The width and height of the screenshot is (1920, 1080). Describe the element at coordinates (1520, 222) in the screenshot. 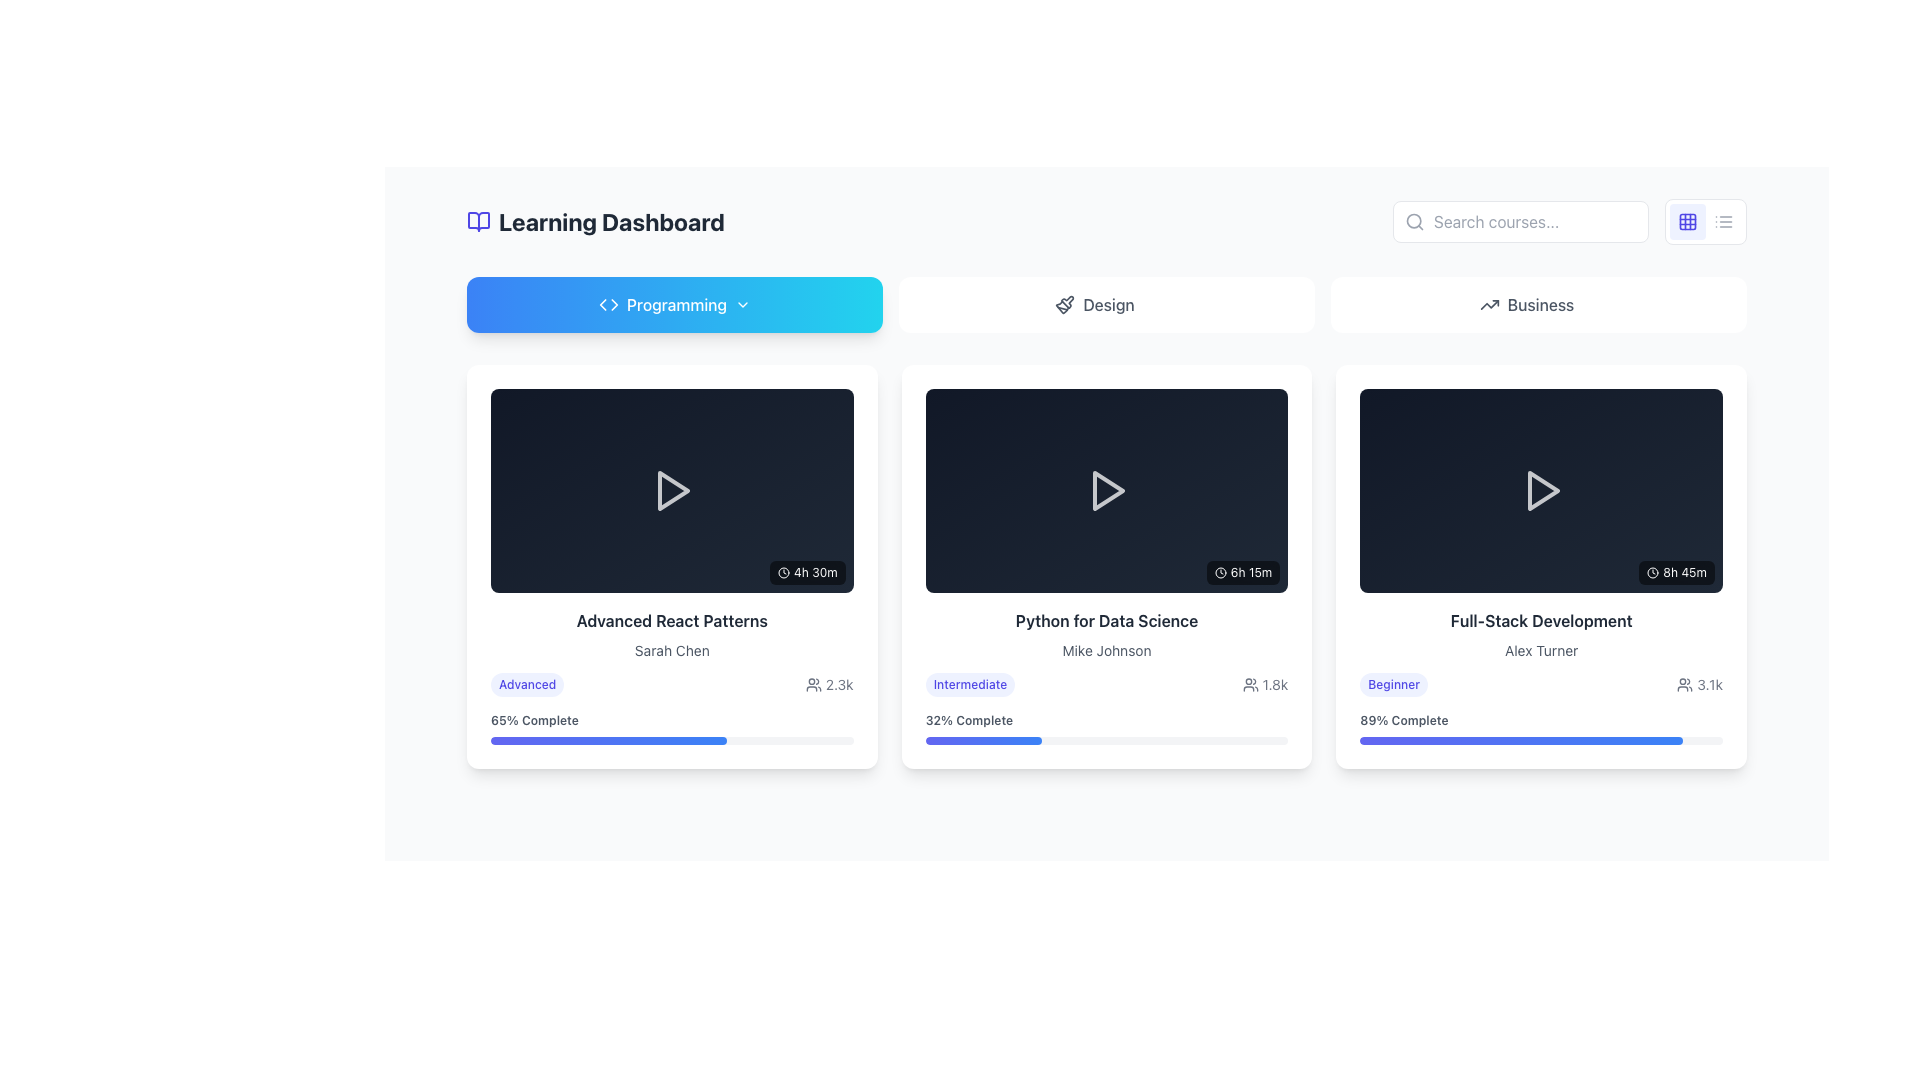

I see `and drop the text input field with an embedded icon used for initiating search functionality, located at the top-right area of the interface, adjacent` at that location.